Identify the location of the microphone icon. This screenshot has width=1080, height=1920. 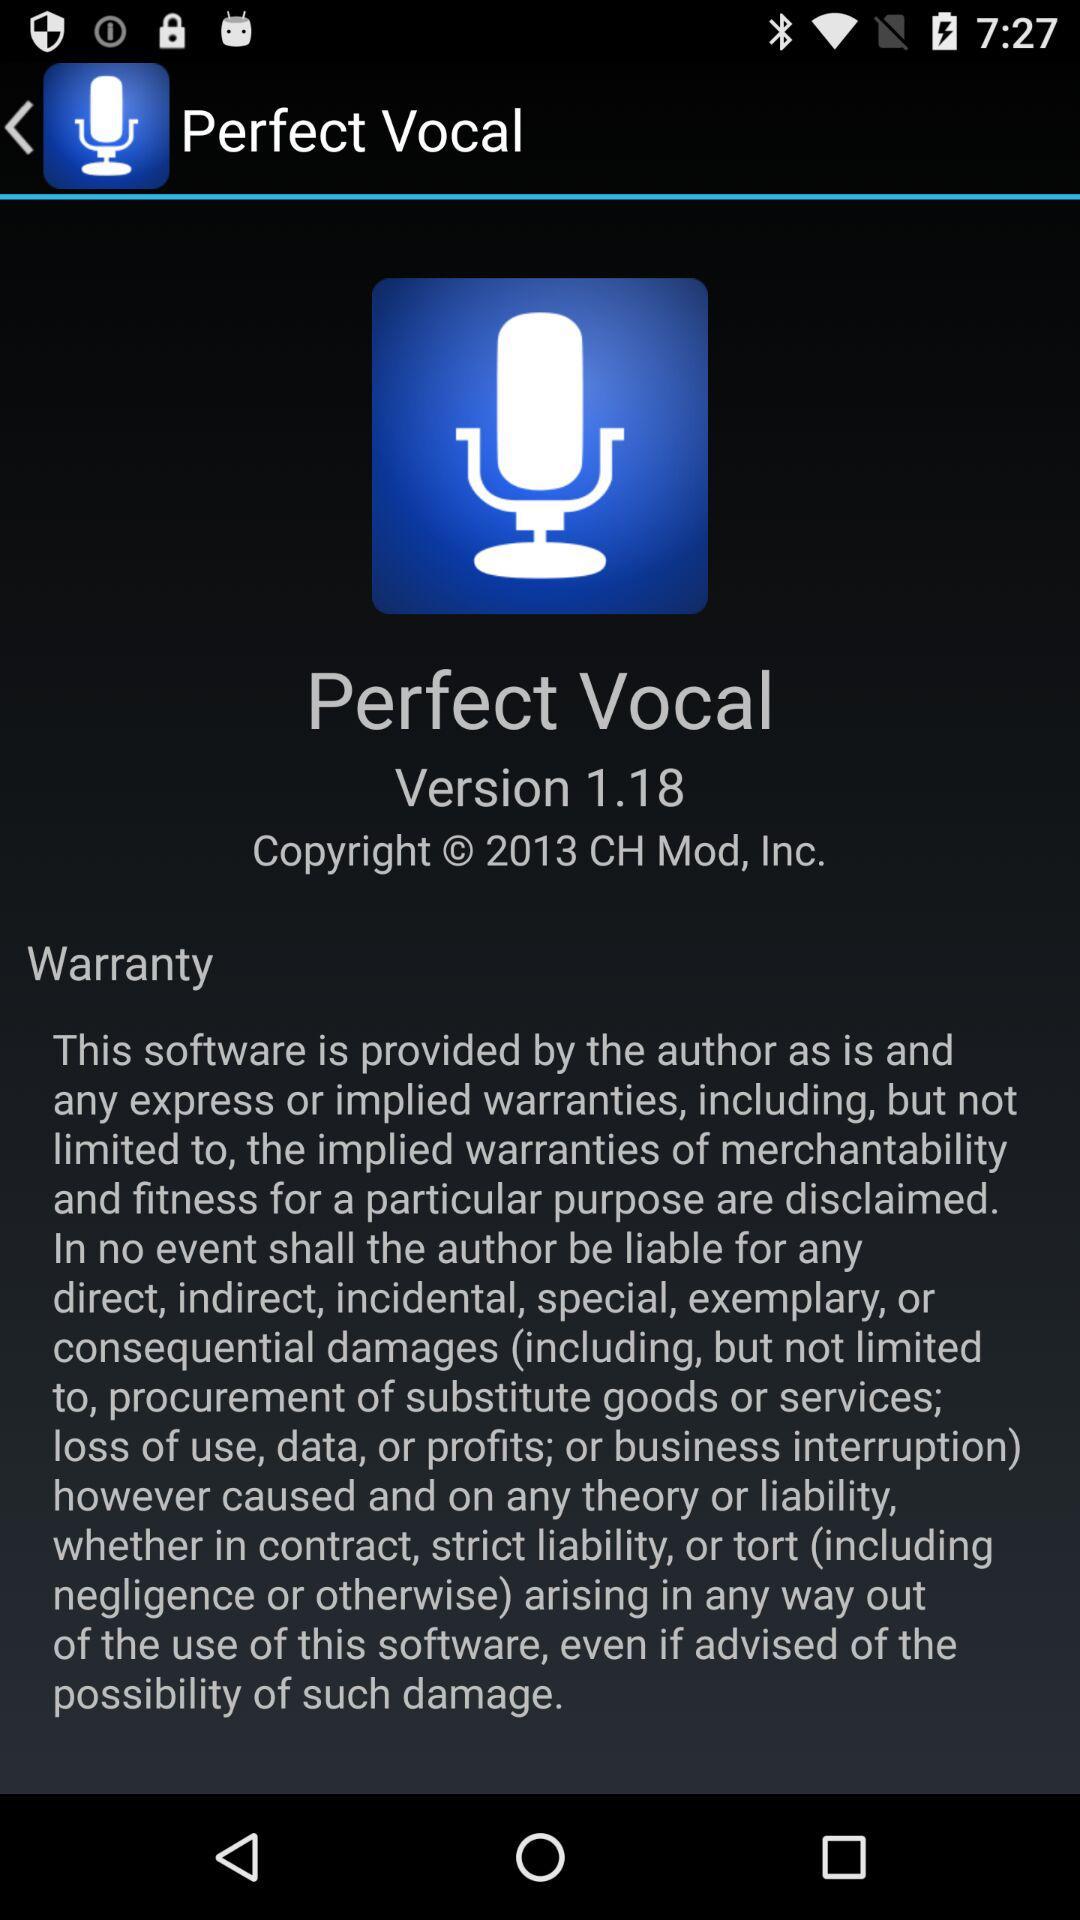
(83, 133).